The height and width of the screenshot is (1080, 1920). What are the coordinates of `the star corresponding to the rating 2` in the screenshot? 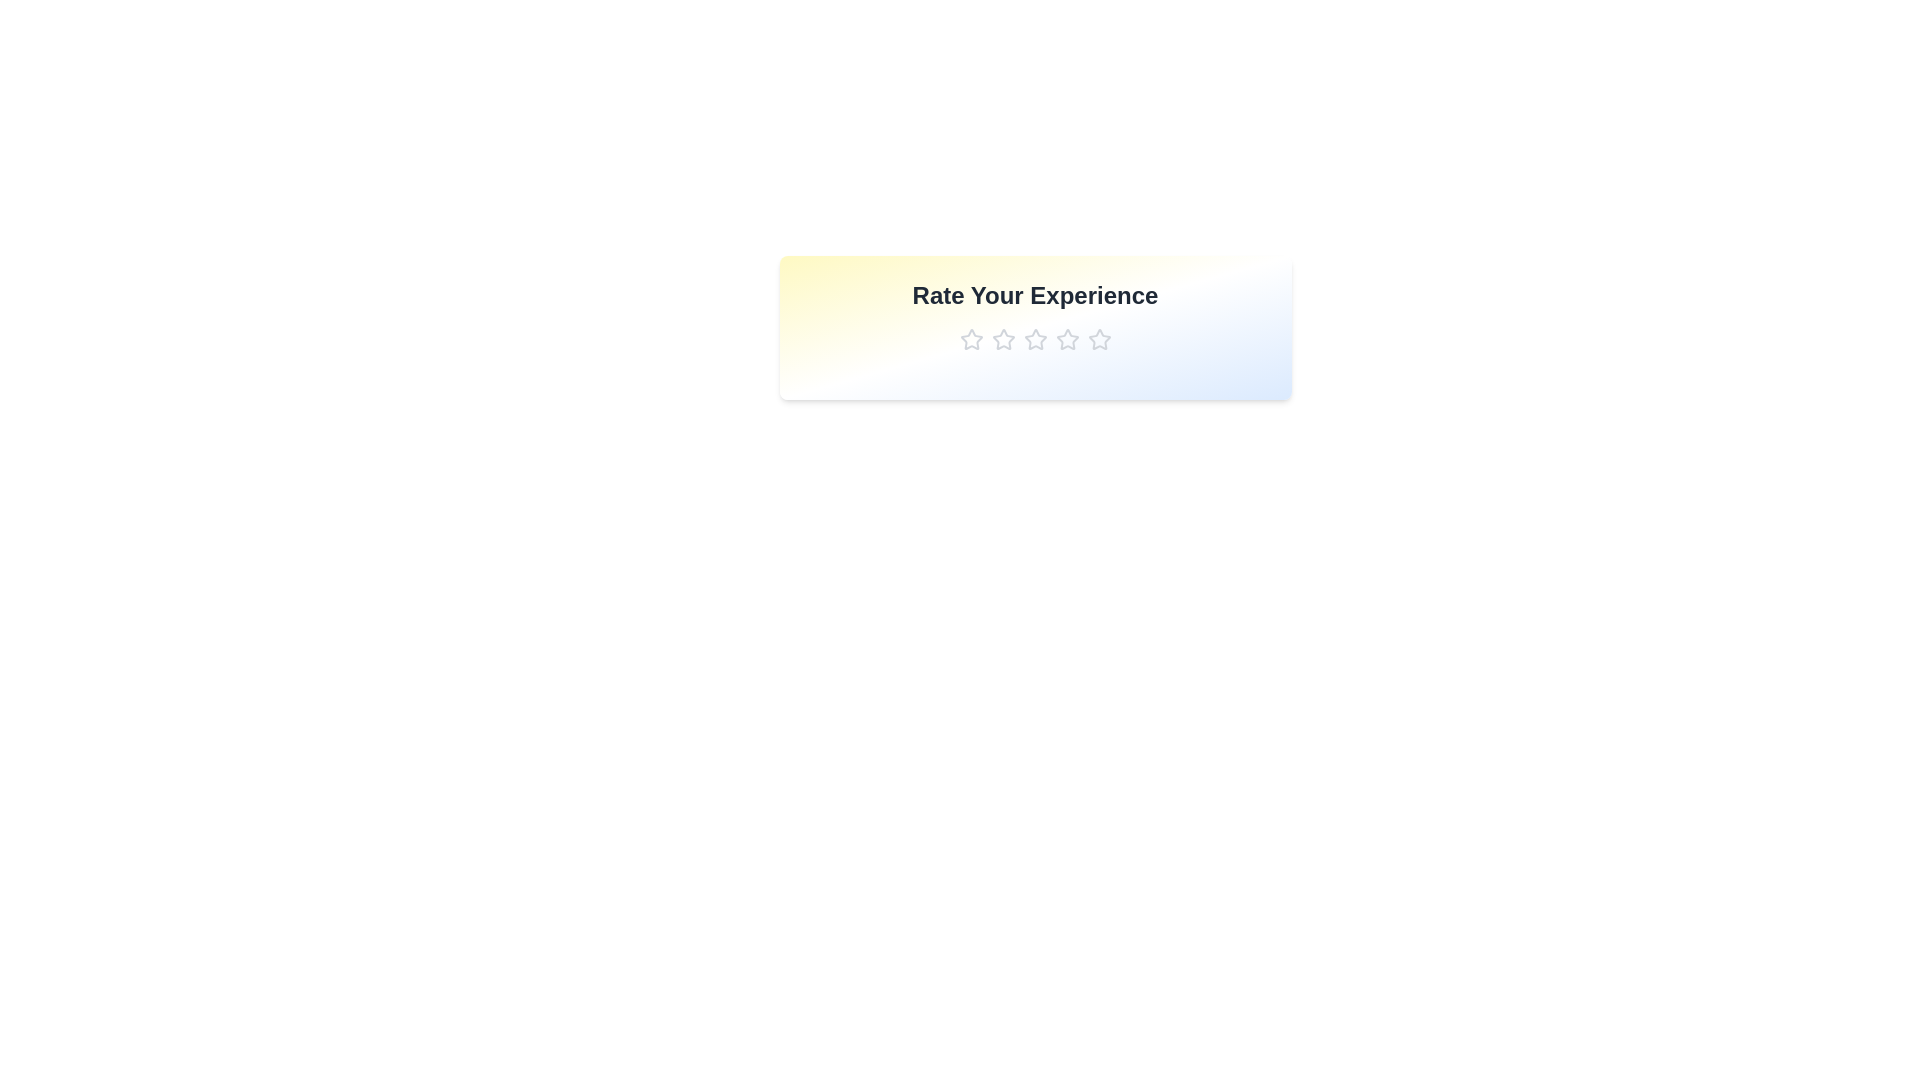 It's located at (1003, 338).